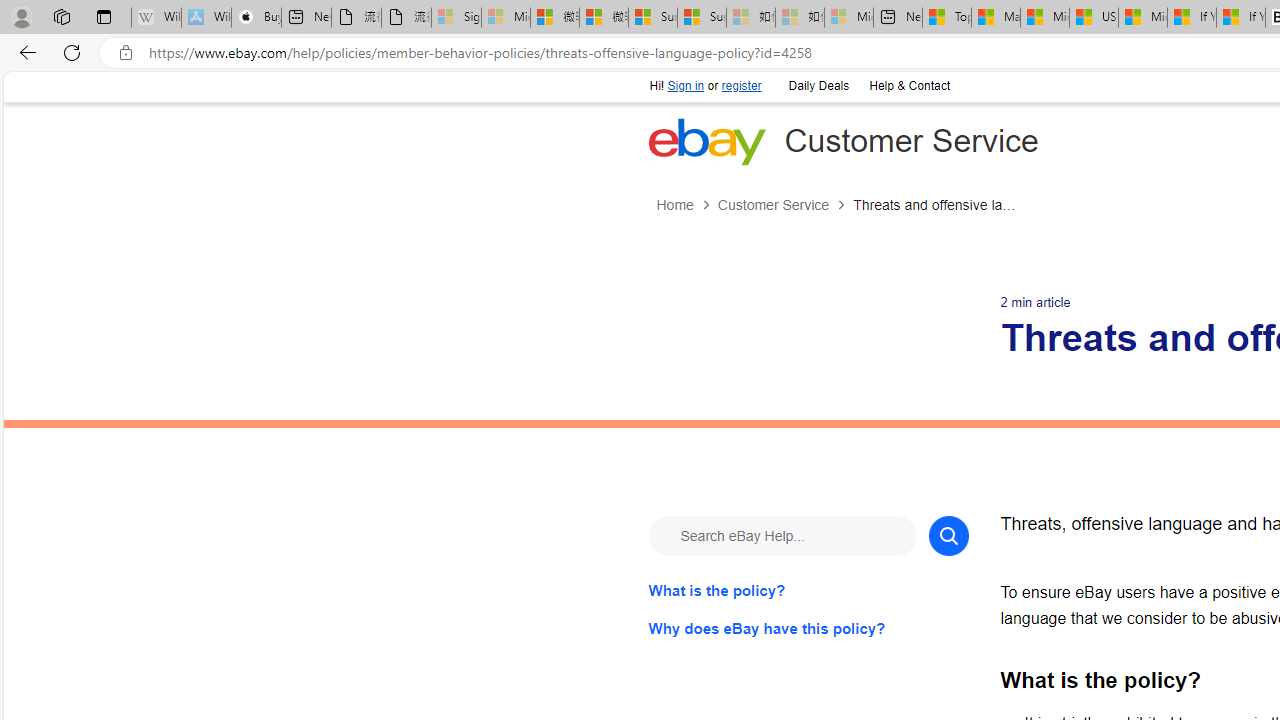 Image resolution: width=1280 pixels, height=720 pixels. Describe the element at coordinates (947, 534) in the screenshot. I see `'Search'` at that location.